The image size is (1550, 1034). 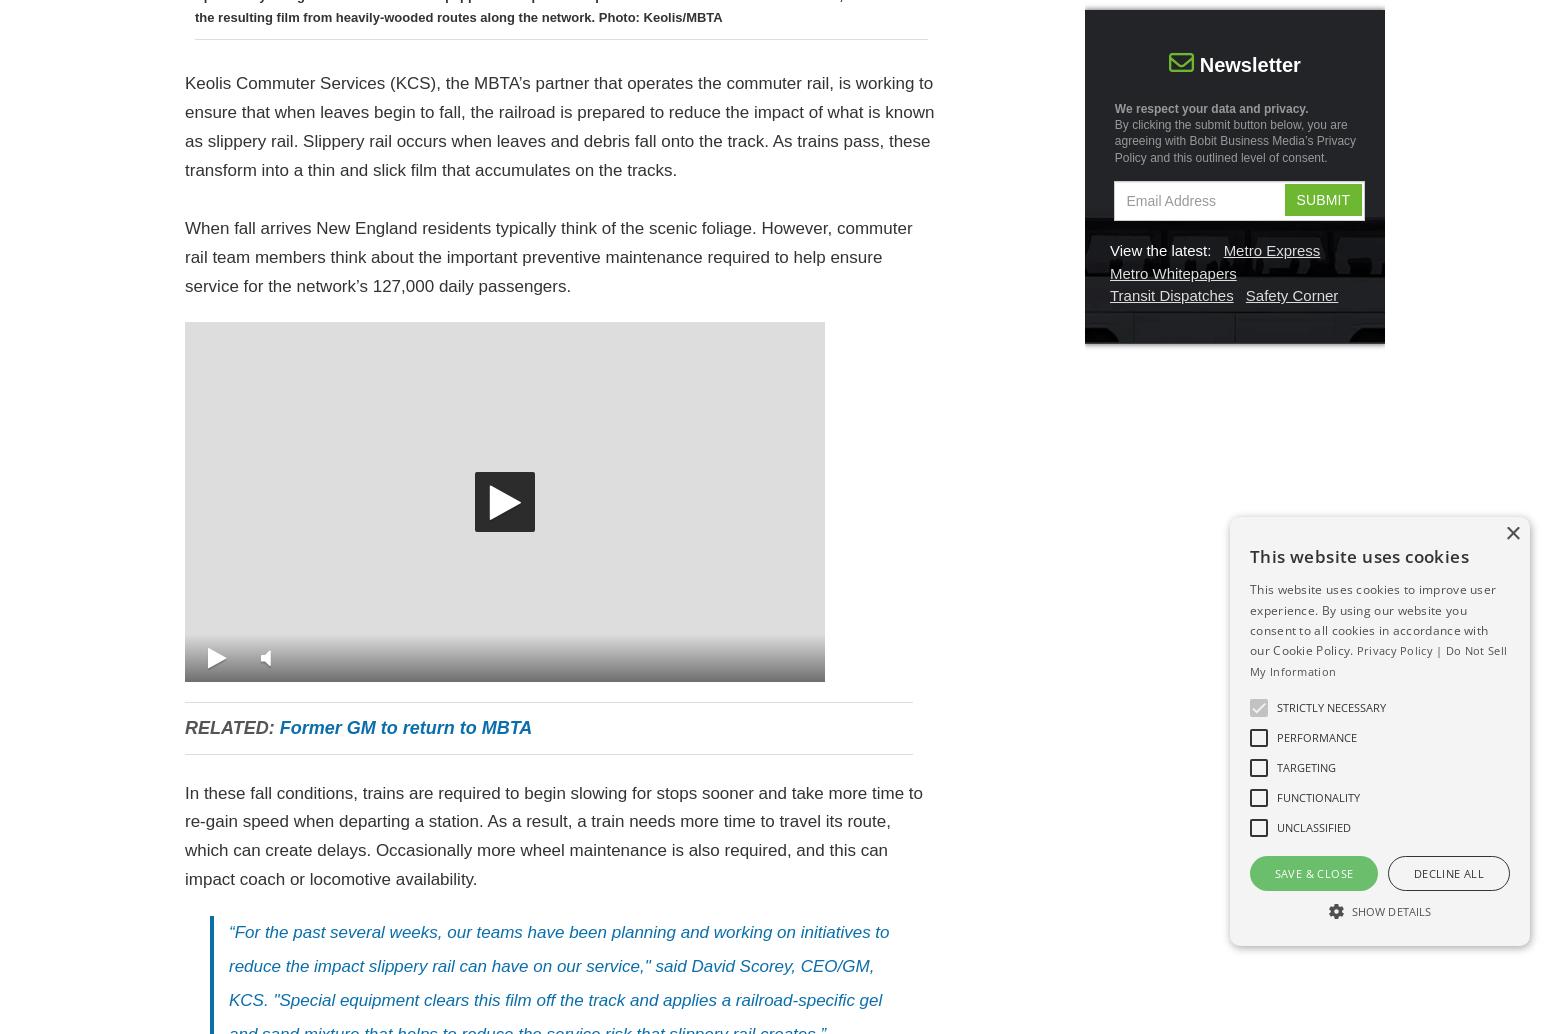 What do you see at coordinates (1305, 766) in the screenshot?
I see `'Targeting'` at bounding box center [1305, 766].